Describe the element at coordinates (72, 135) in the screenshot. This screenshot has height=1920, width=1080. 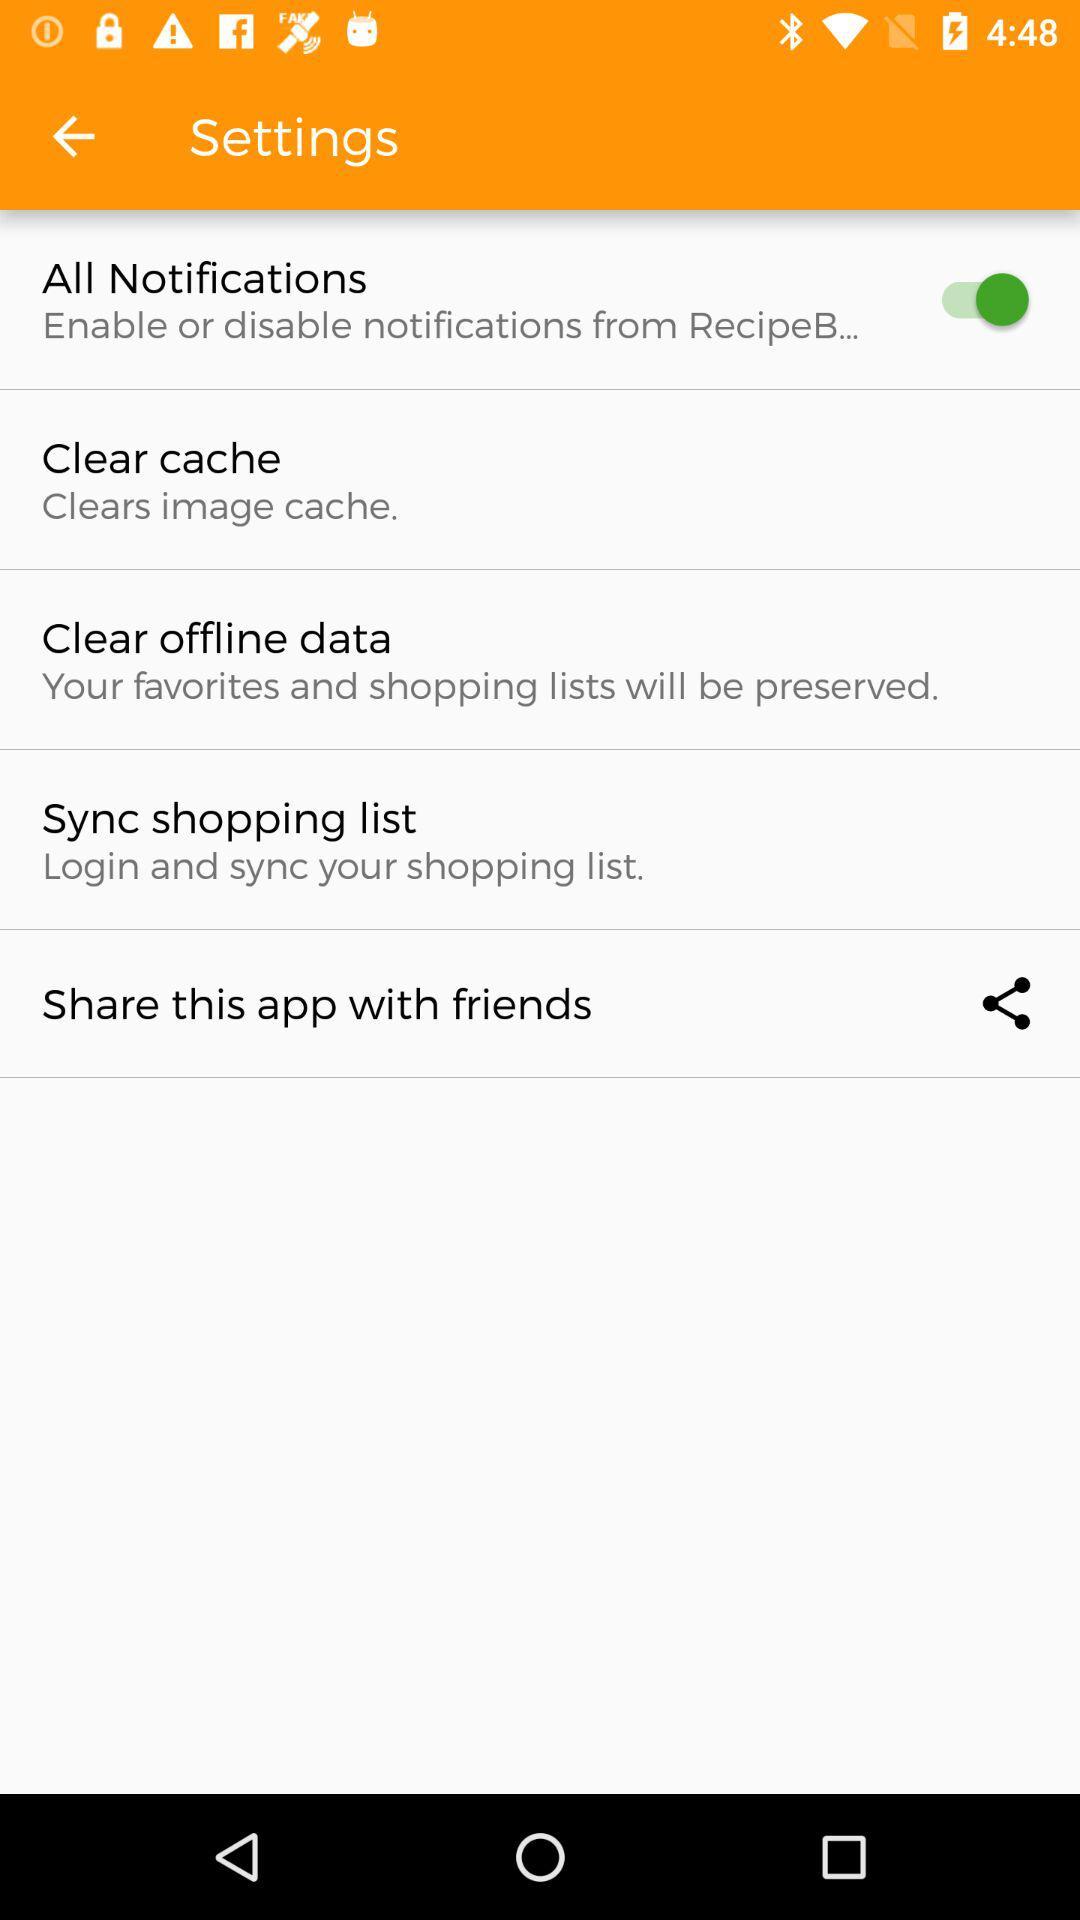
I see `the app next to the settings item` at that location.